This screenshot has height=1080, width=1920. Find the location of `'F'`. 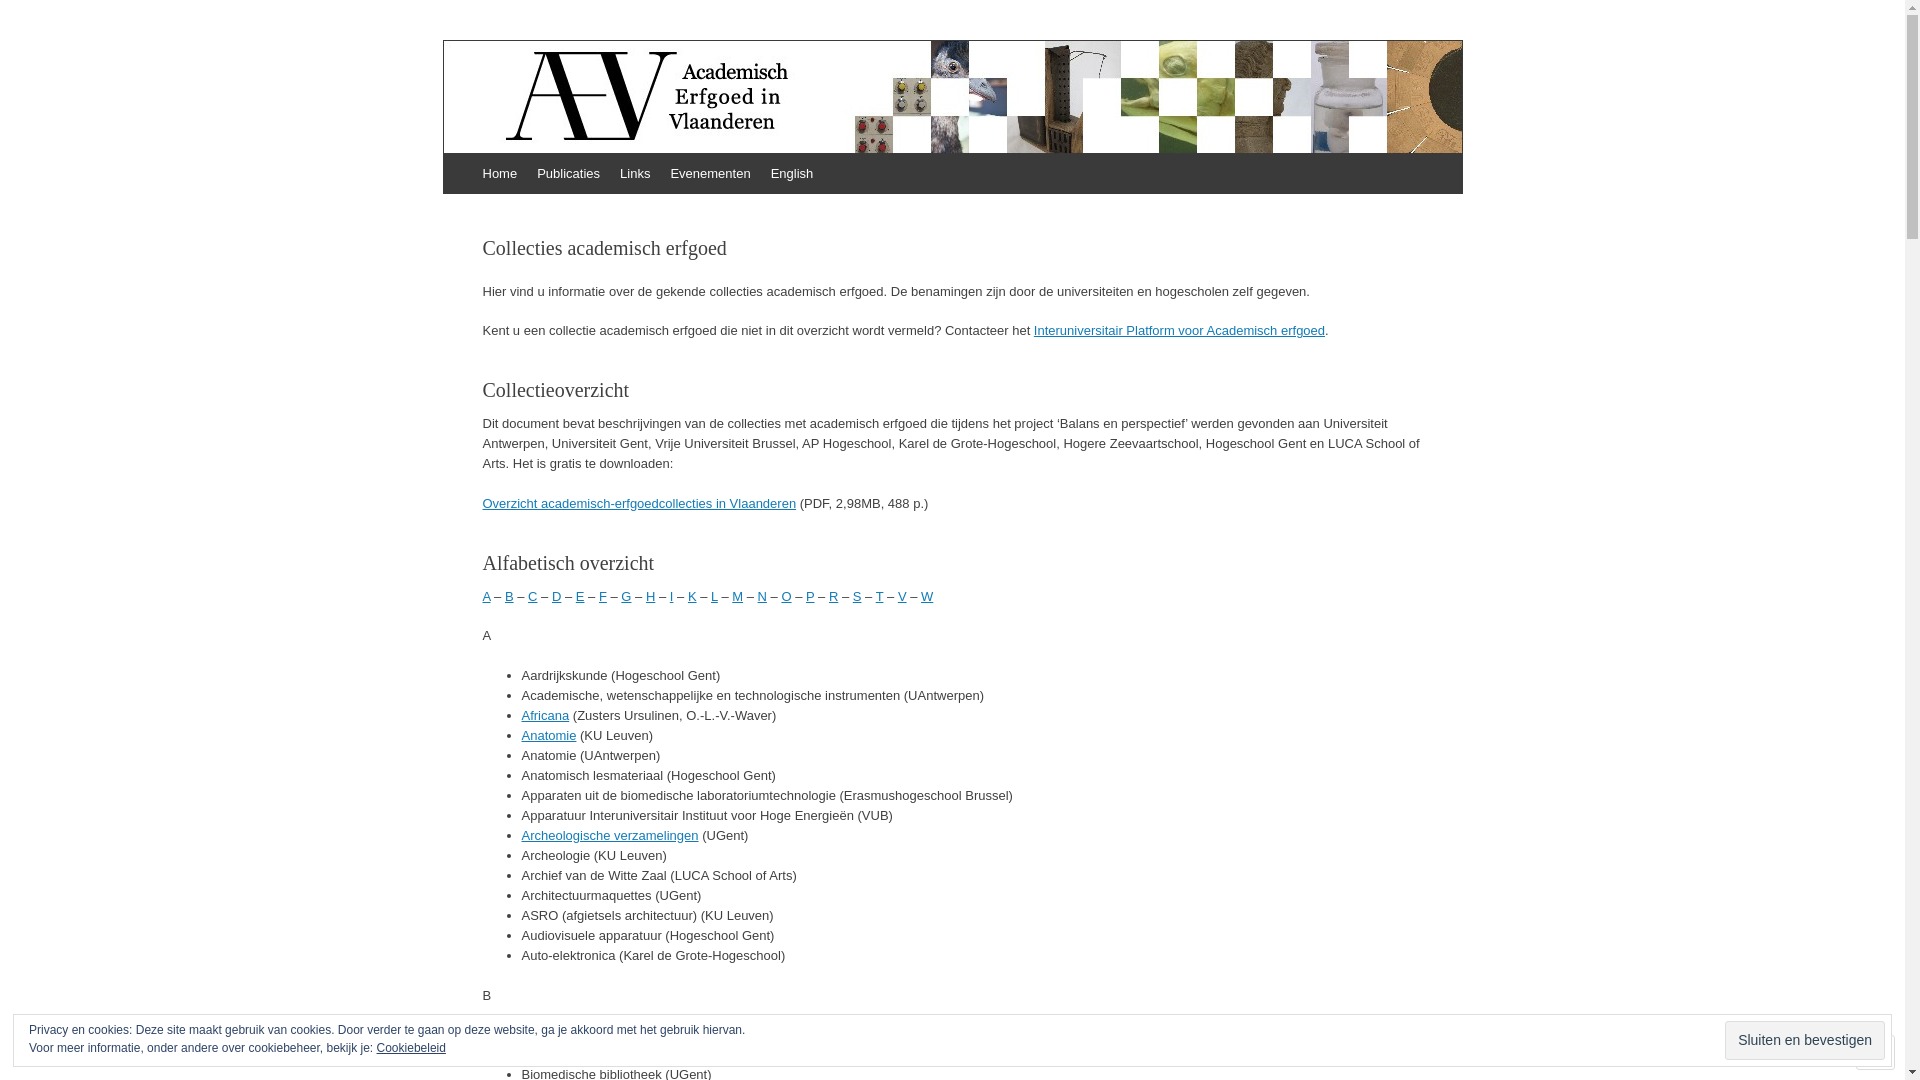

'F' is located at coordinates (602, 594).